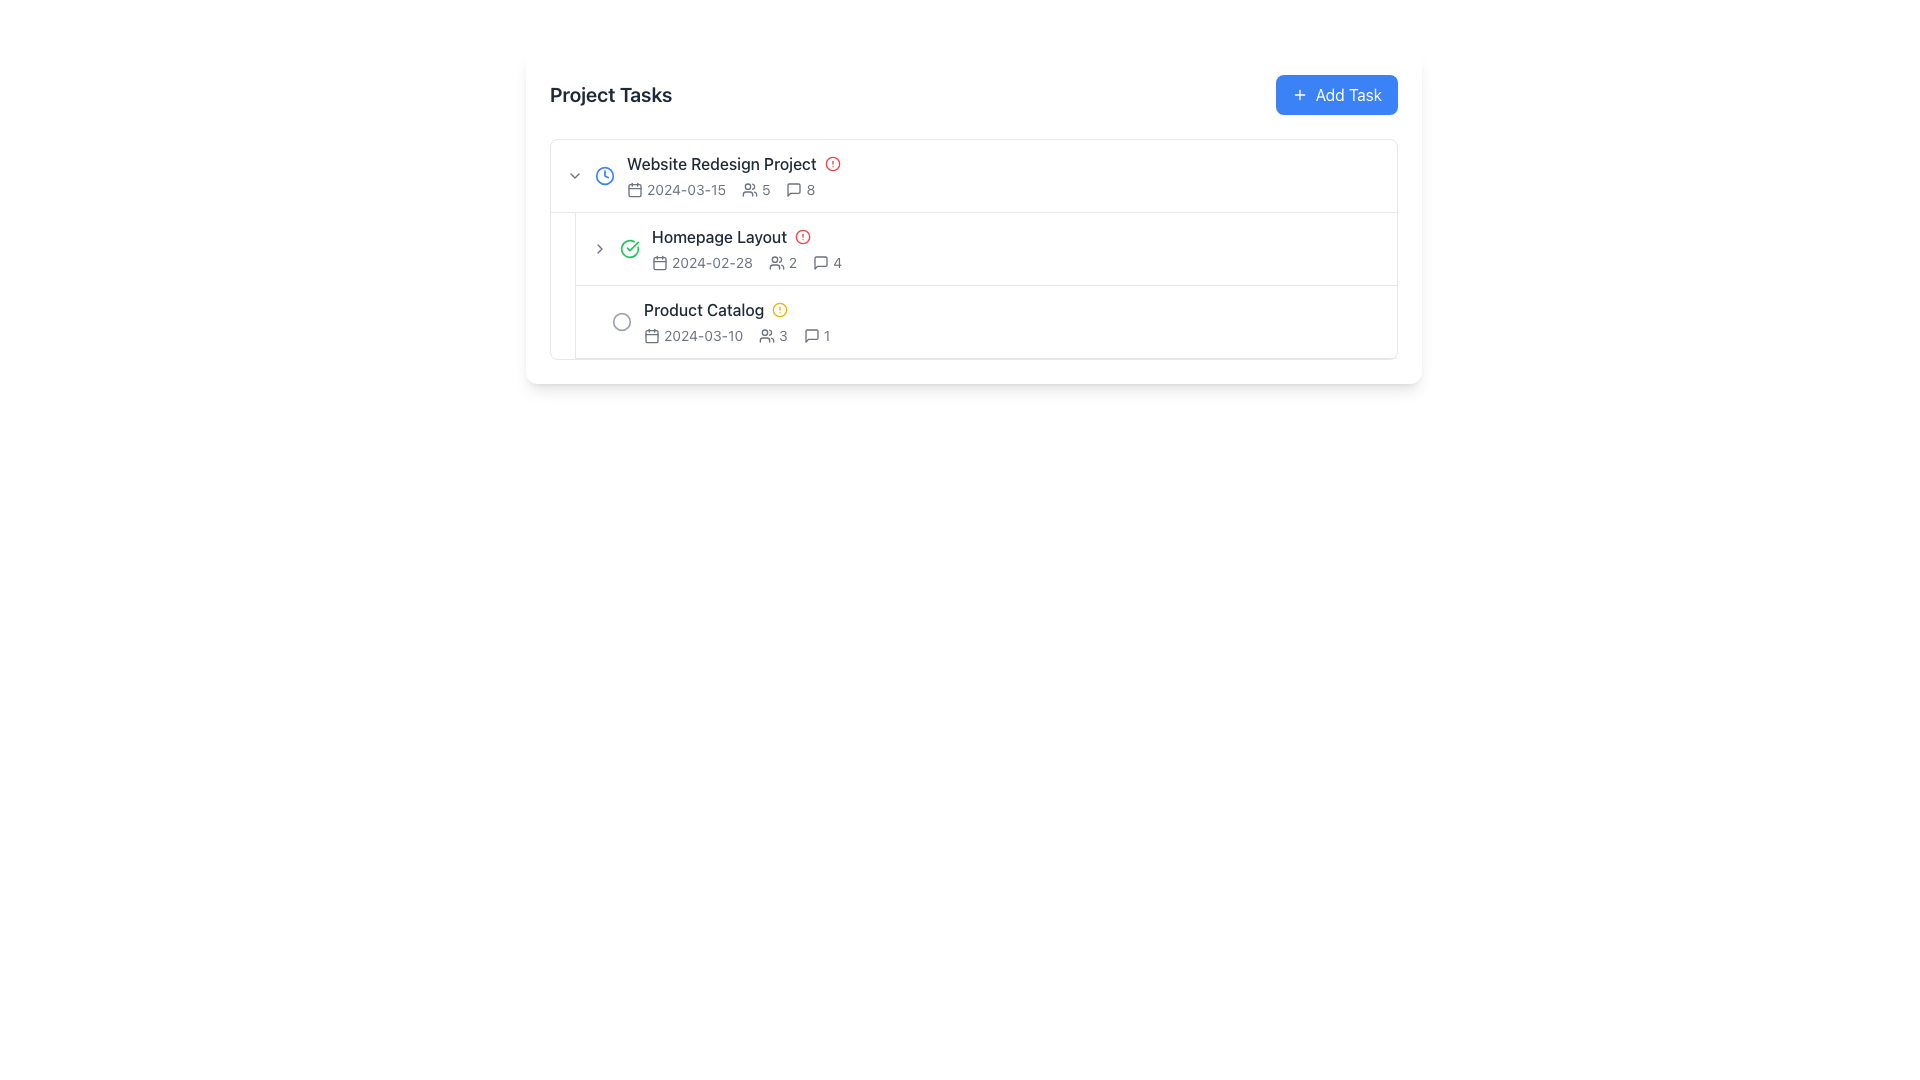 The image size is (1920, 1080). I want to click on the speech bubble icon located in the 'Product Catalog' row of the 'Project Tasks' list, so click(811, 334).